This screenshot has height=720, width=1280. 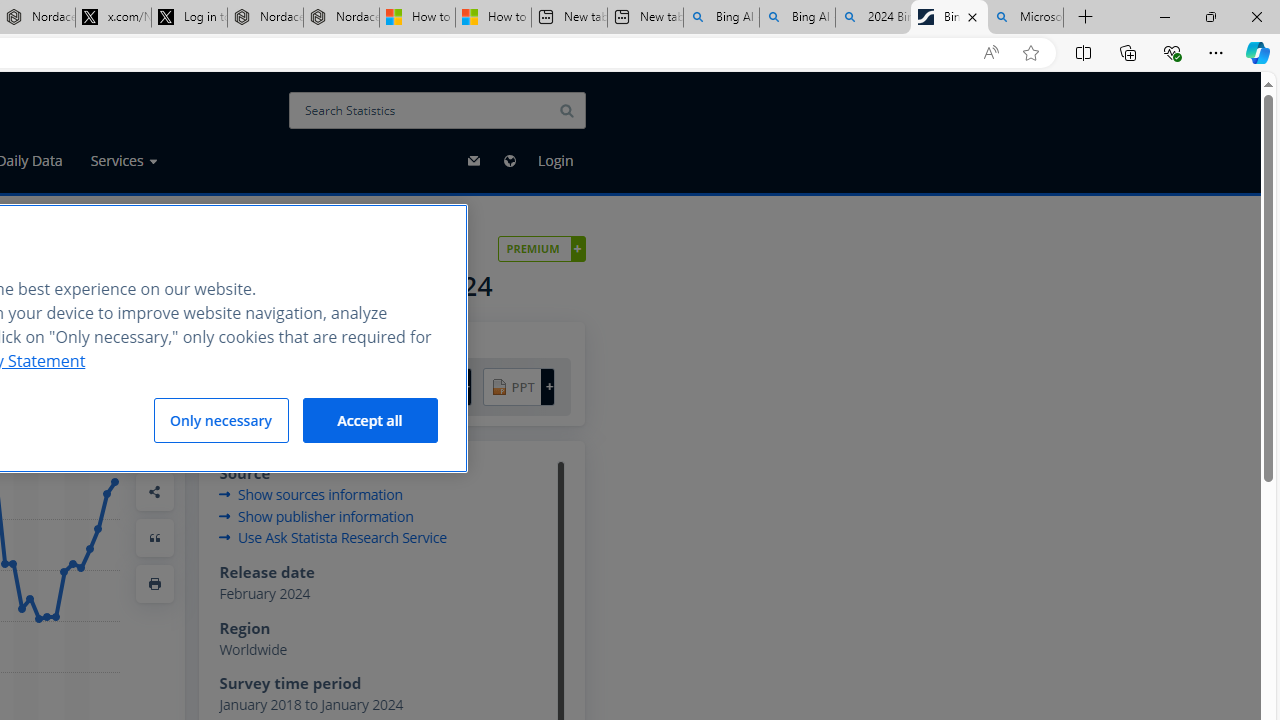 I want to click on 'Only necessary', so click(x=221, y=419).